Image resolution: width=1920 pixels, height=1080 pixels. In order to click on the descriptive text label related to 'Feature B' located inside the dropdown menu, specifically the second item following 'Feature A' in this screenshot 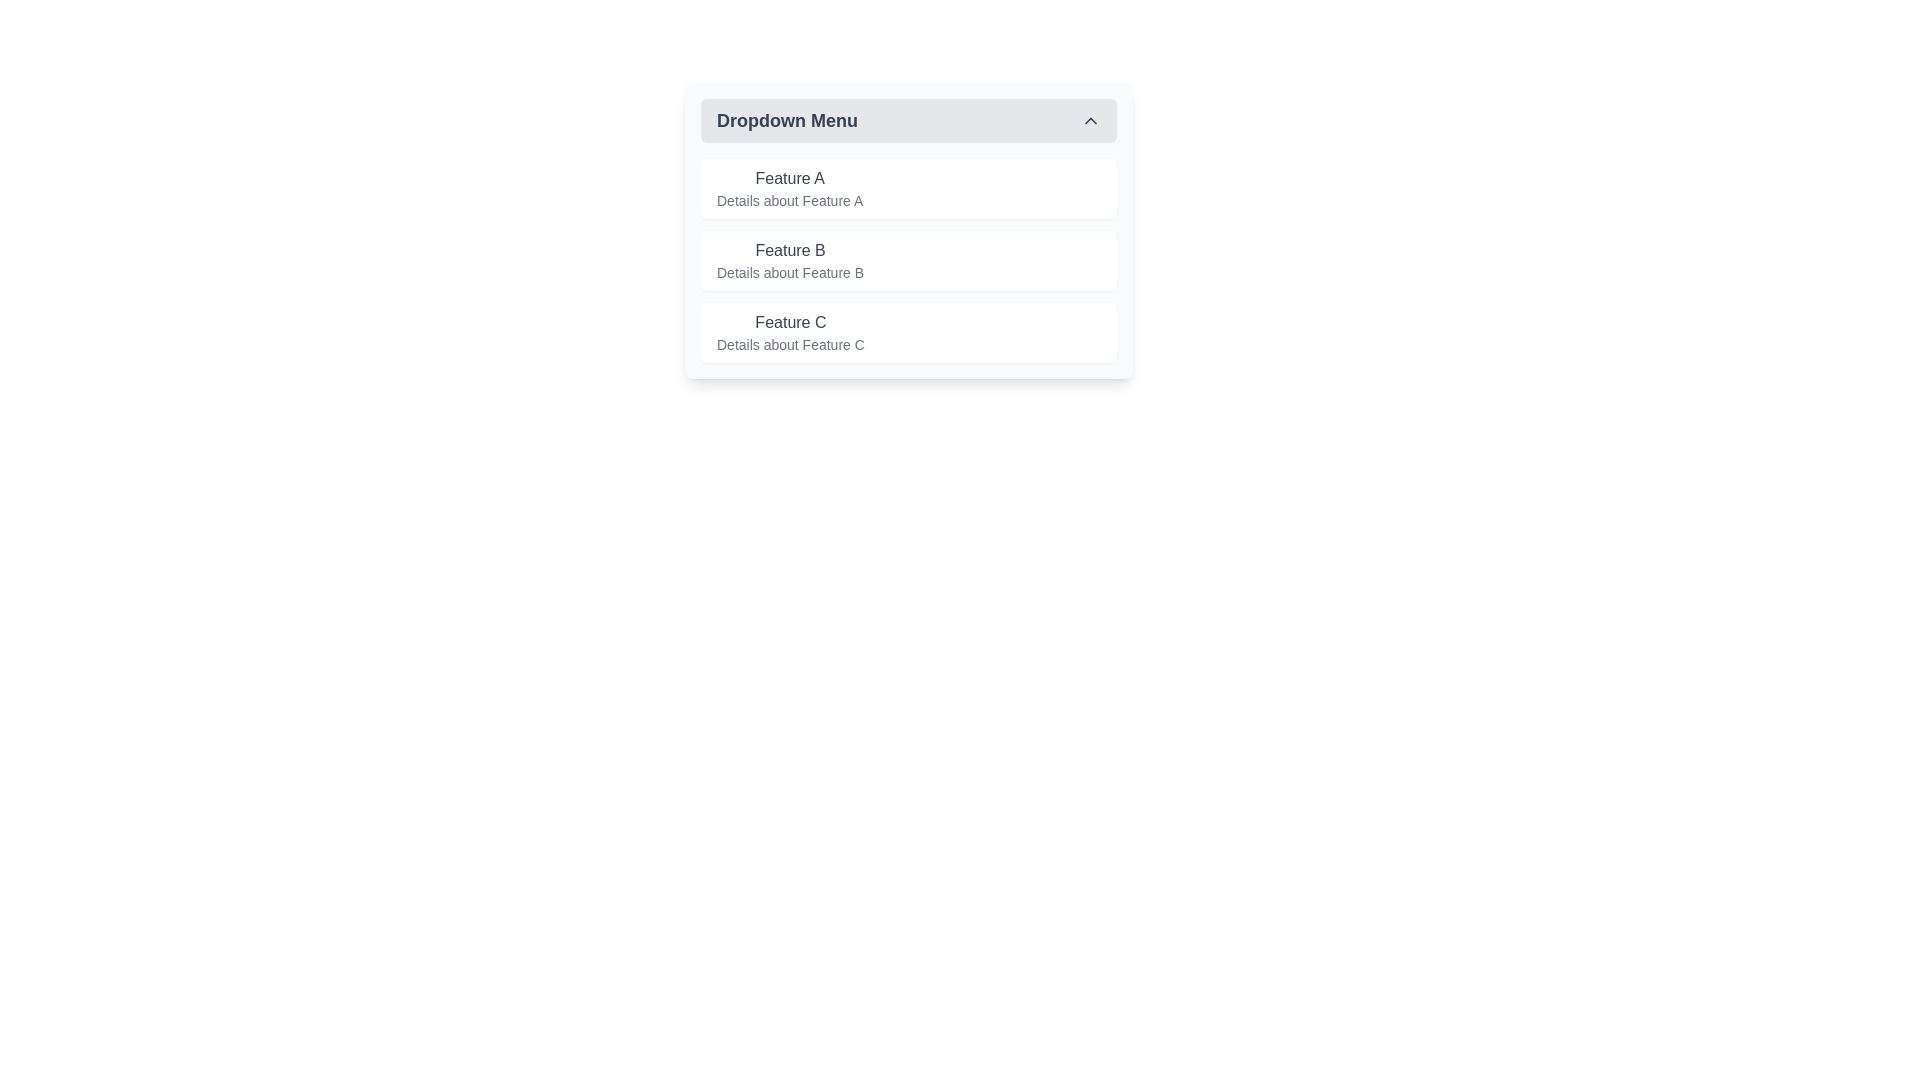, I will do `click(789, 273)`.